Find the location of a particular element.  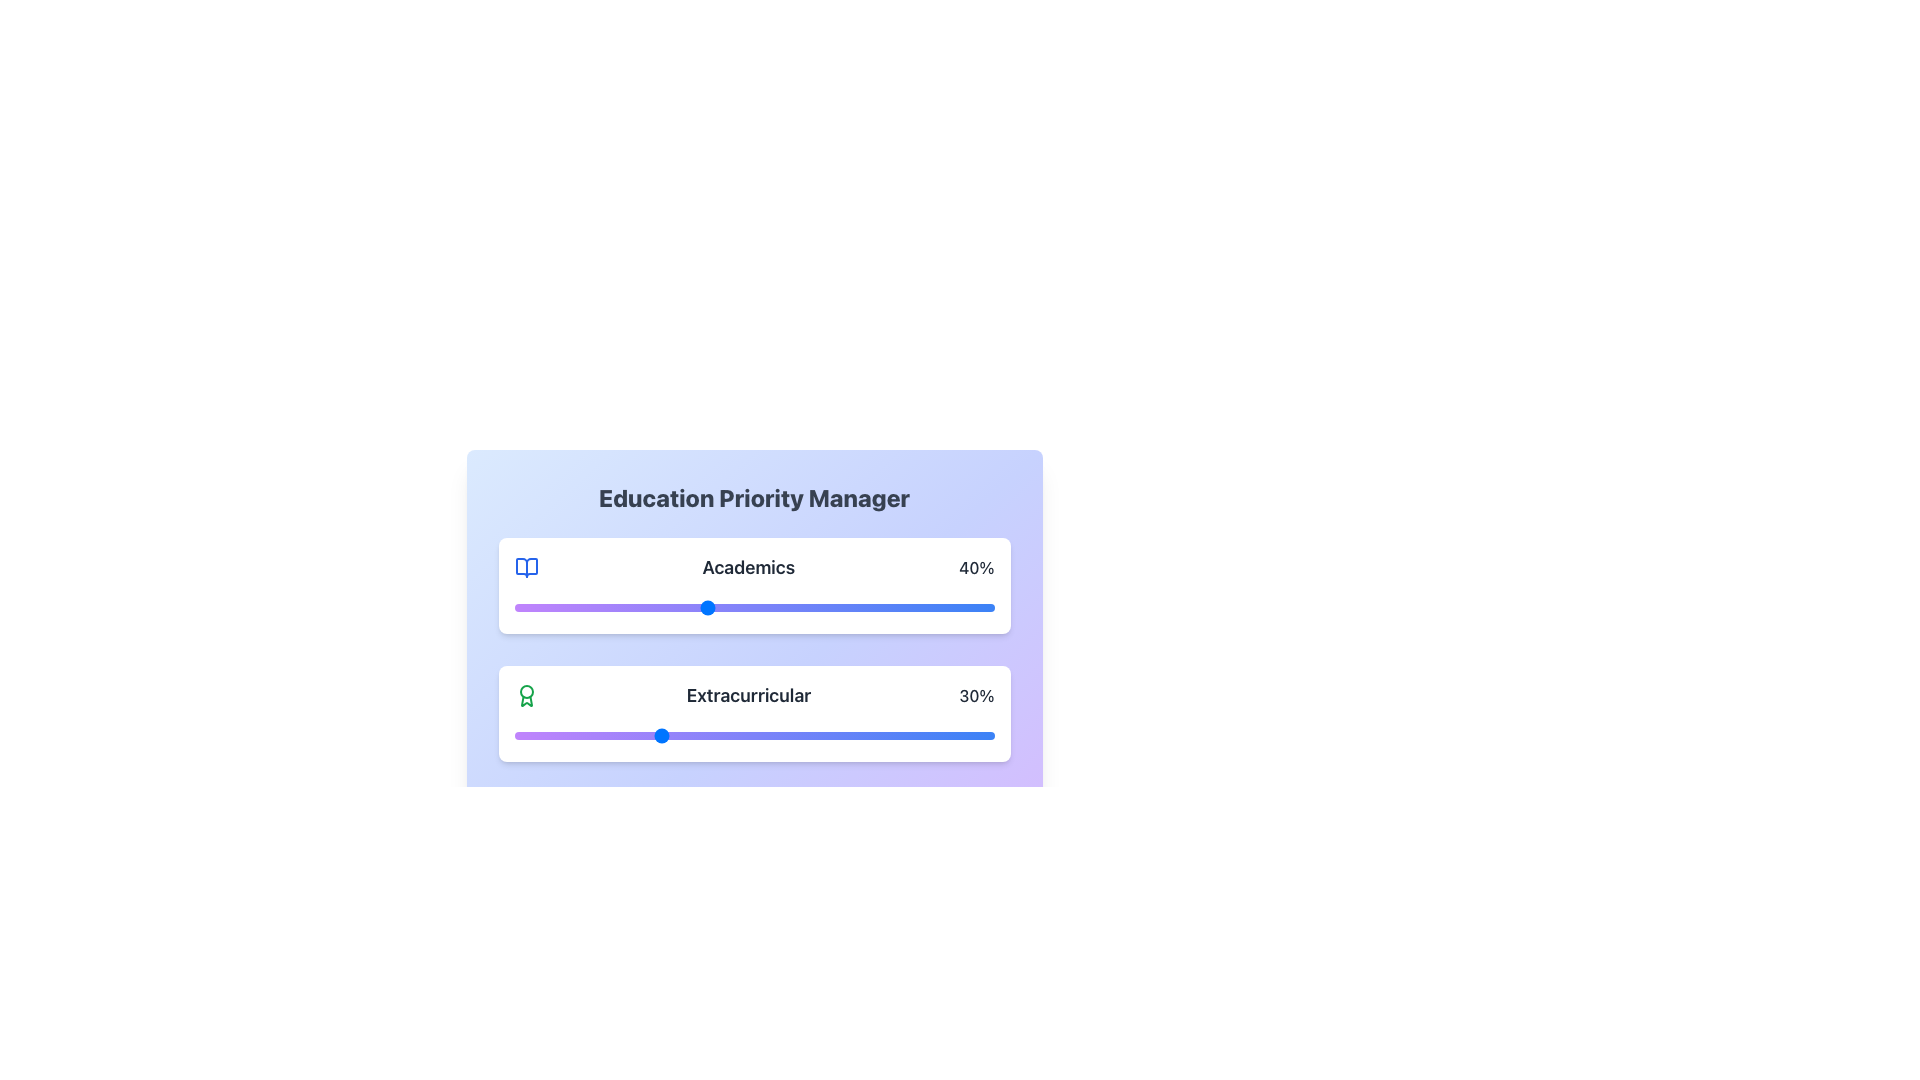

'Extracurricular' value is located at coordinates (677, 736).